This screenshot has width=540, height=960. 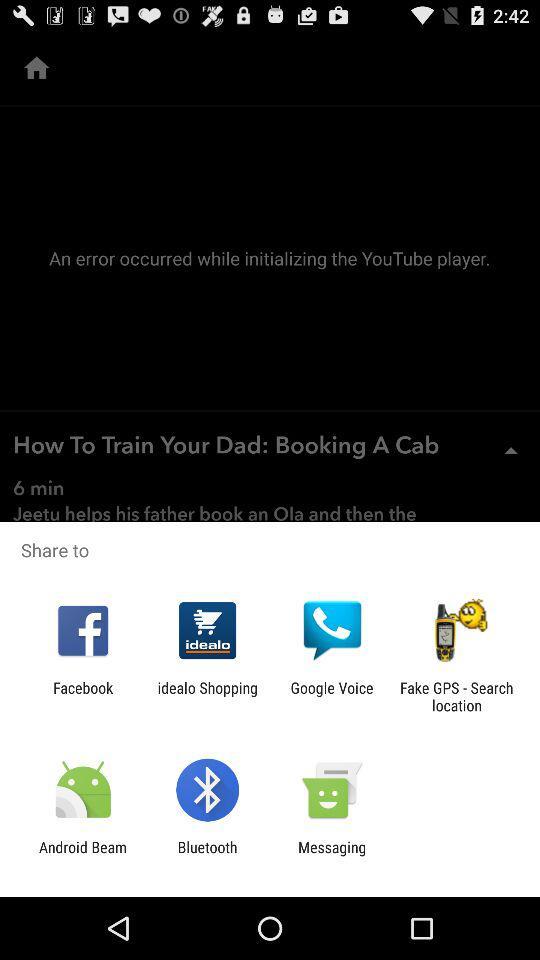 I want to click on app to the left of the messaging item, so click(x=206, y=855).